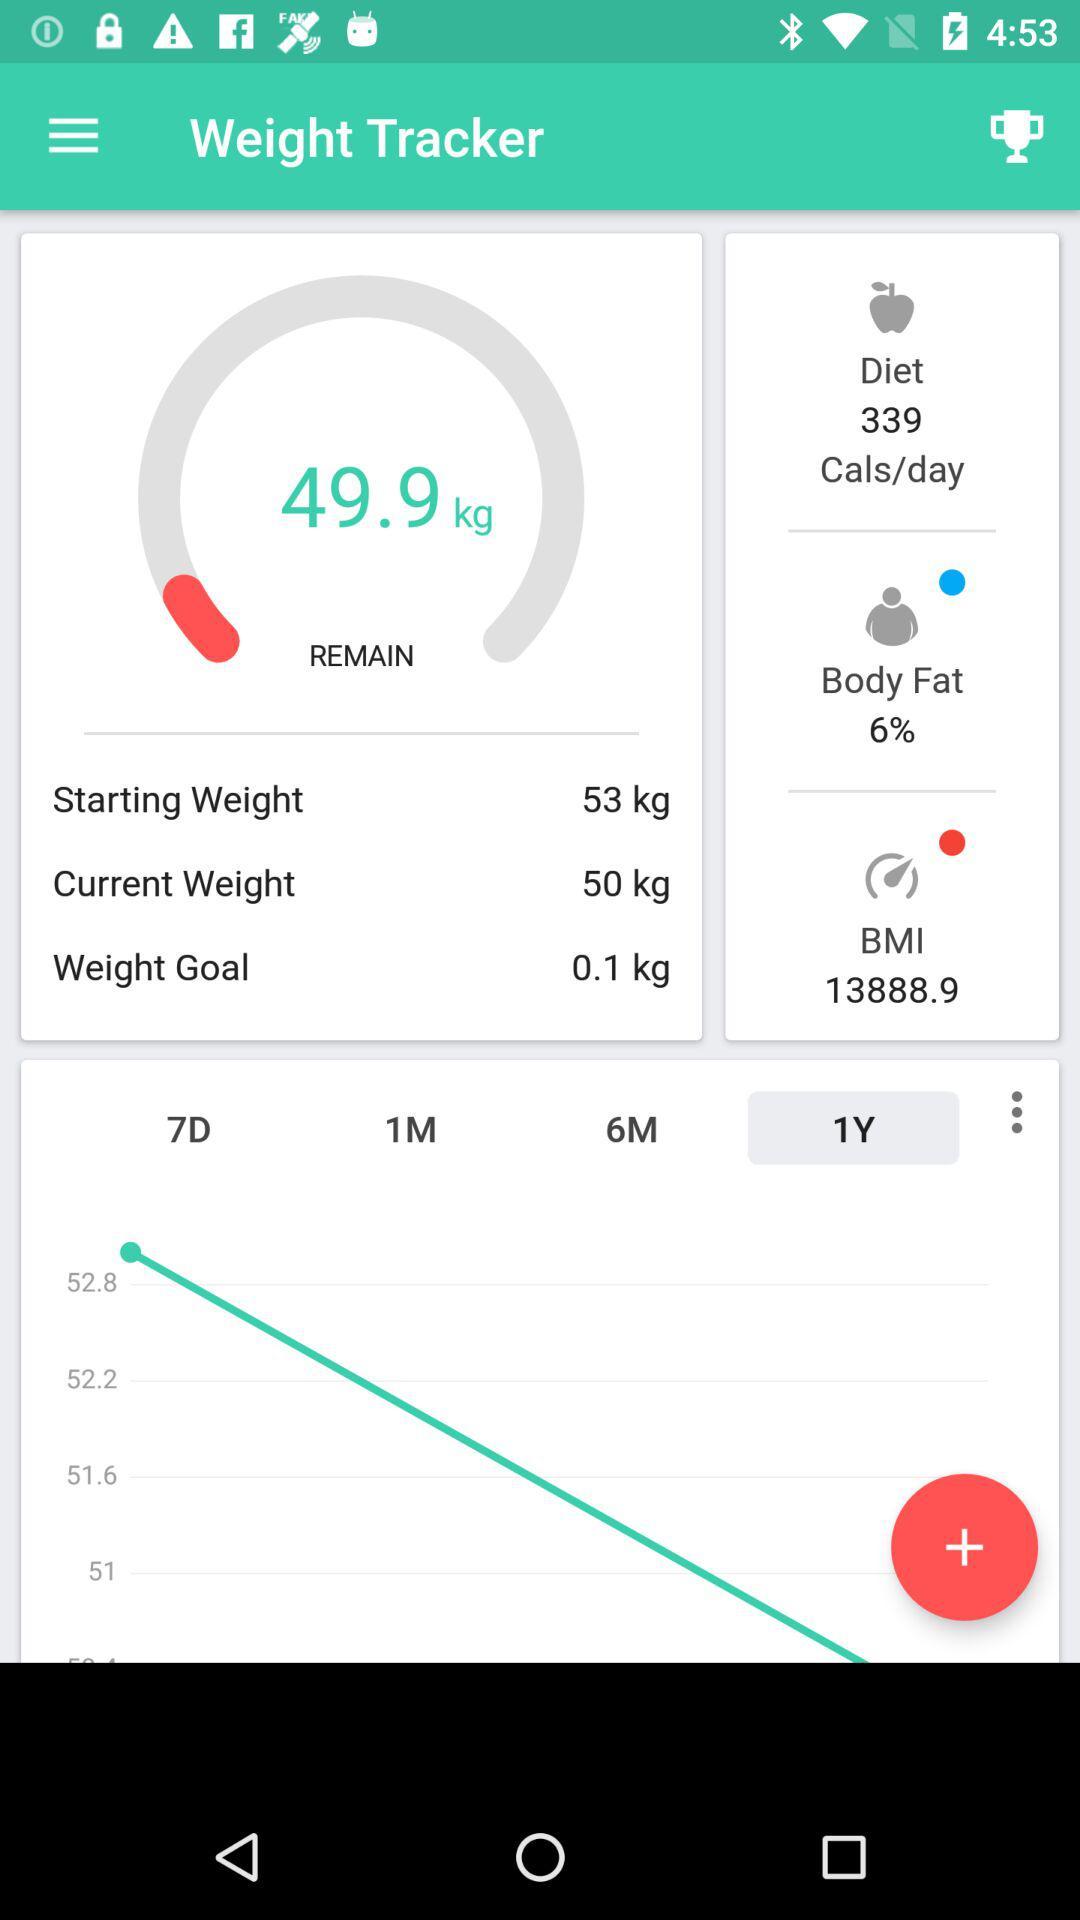  I want to click on option, so click(963, 1546).